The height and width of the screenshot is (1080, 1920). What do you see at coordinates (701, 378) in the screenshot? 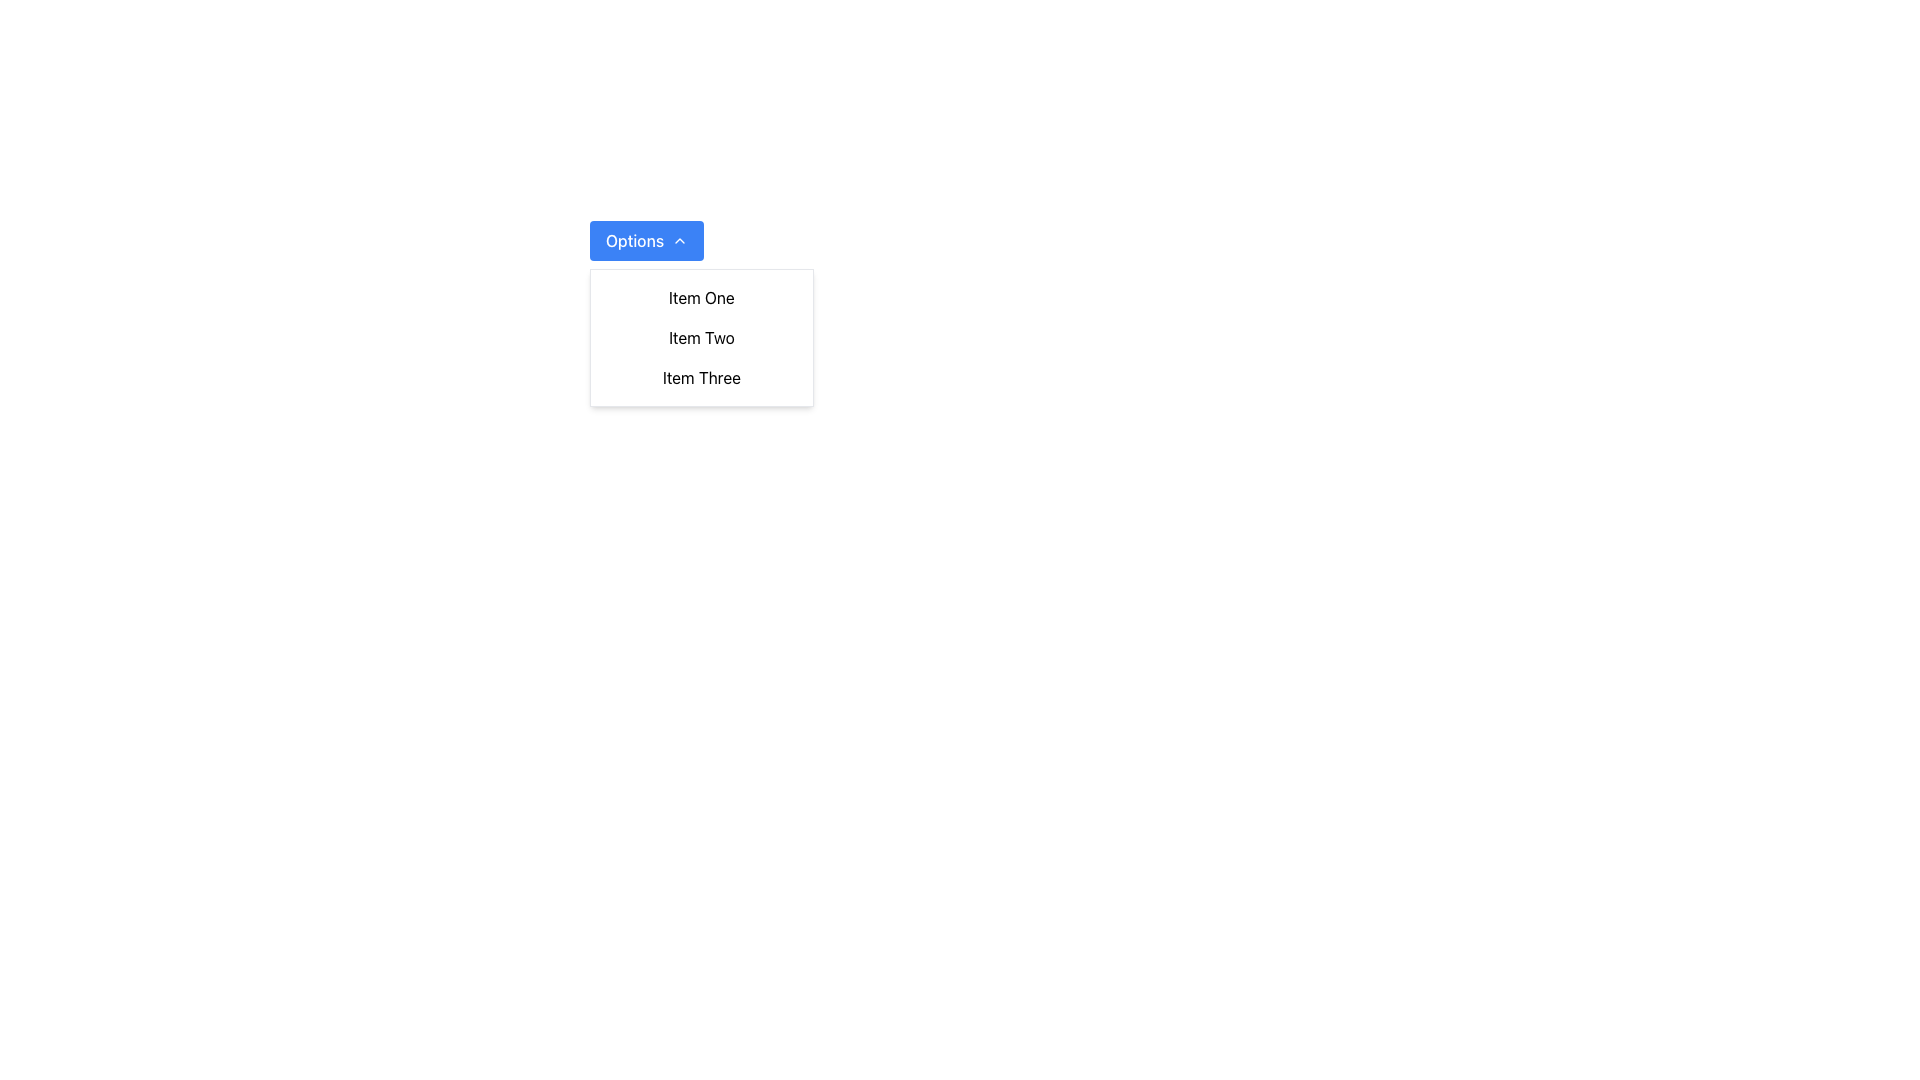
I see `the dropdown menu item labeled 'Item Three'` at bounding box center [701, 378].